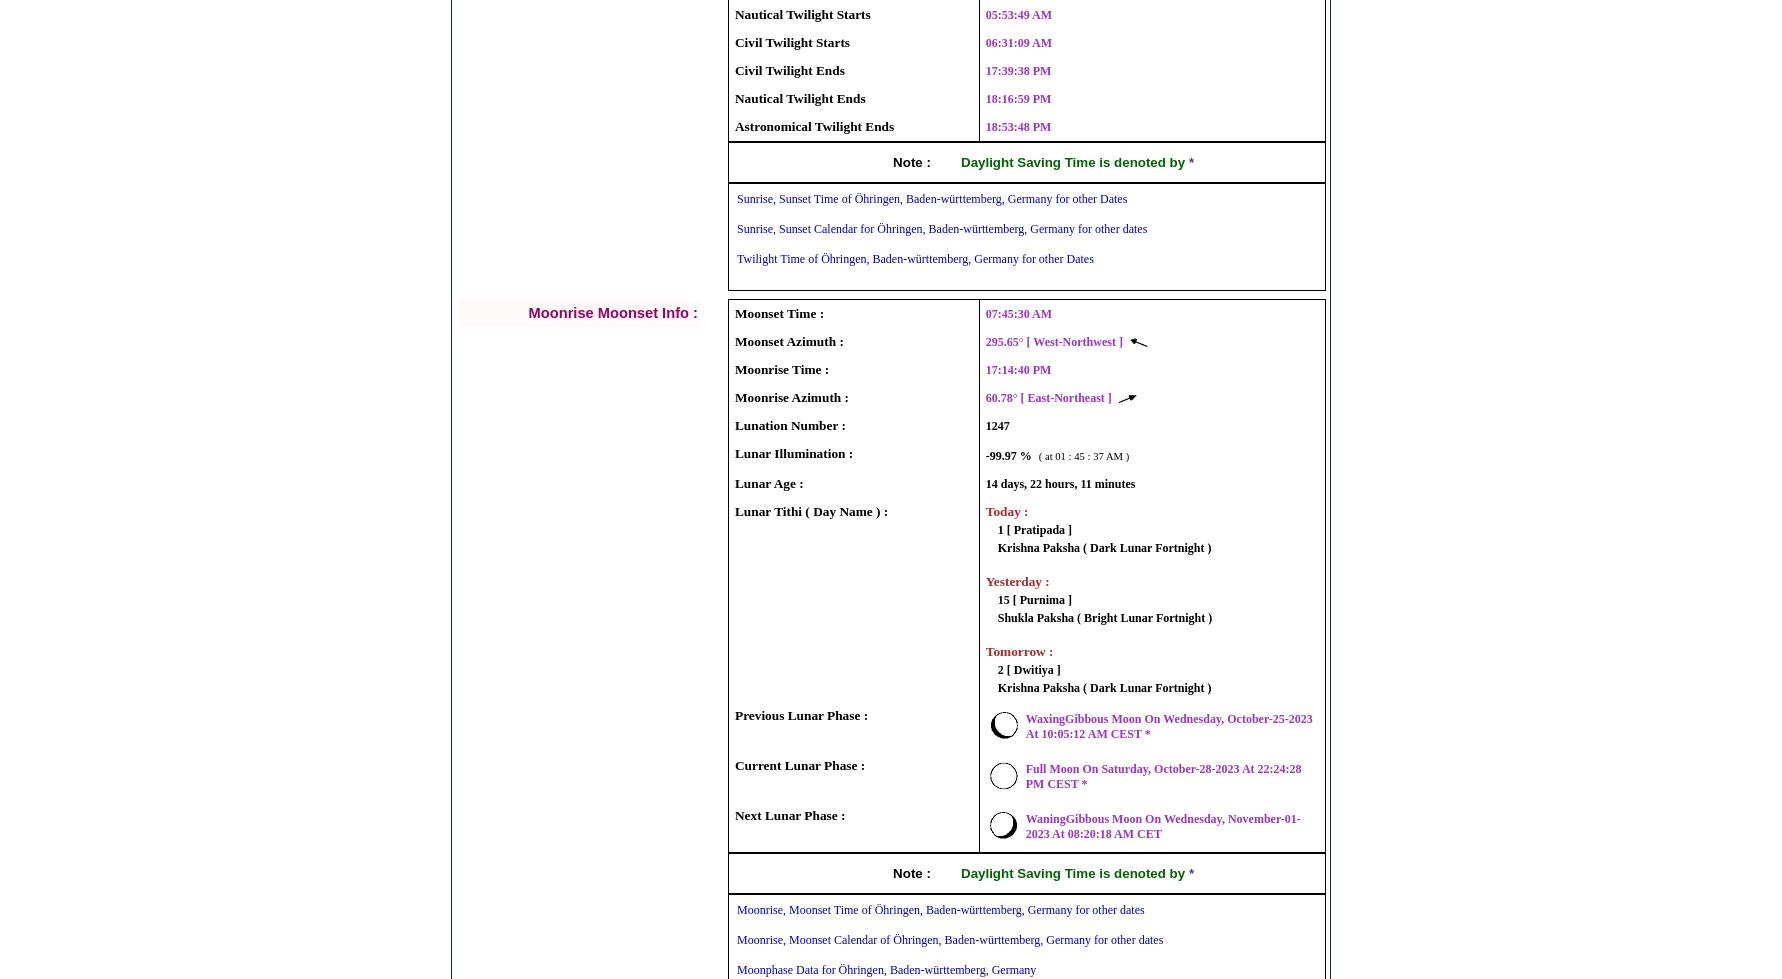 This screenshot has height=979, width=1782. Describe the element at coordinates (1017, 13) in the screenshot. I see `'05:53:49 AM'` at that location.